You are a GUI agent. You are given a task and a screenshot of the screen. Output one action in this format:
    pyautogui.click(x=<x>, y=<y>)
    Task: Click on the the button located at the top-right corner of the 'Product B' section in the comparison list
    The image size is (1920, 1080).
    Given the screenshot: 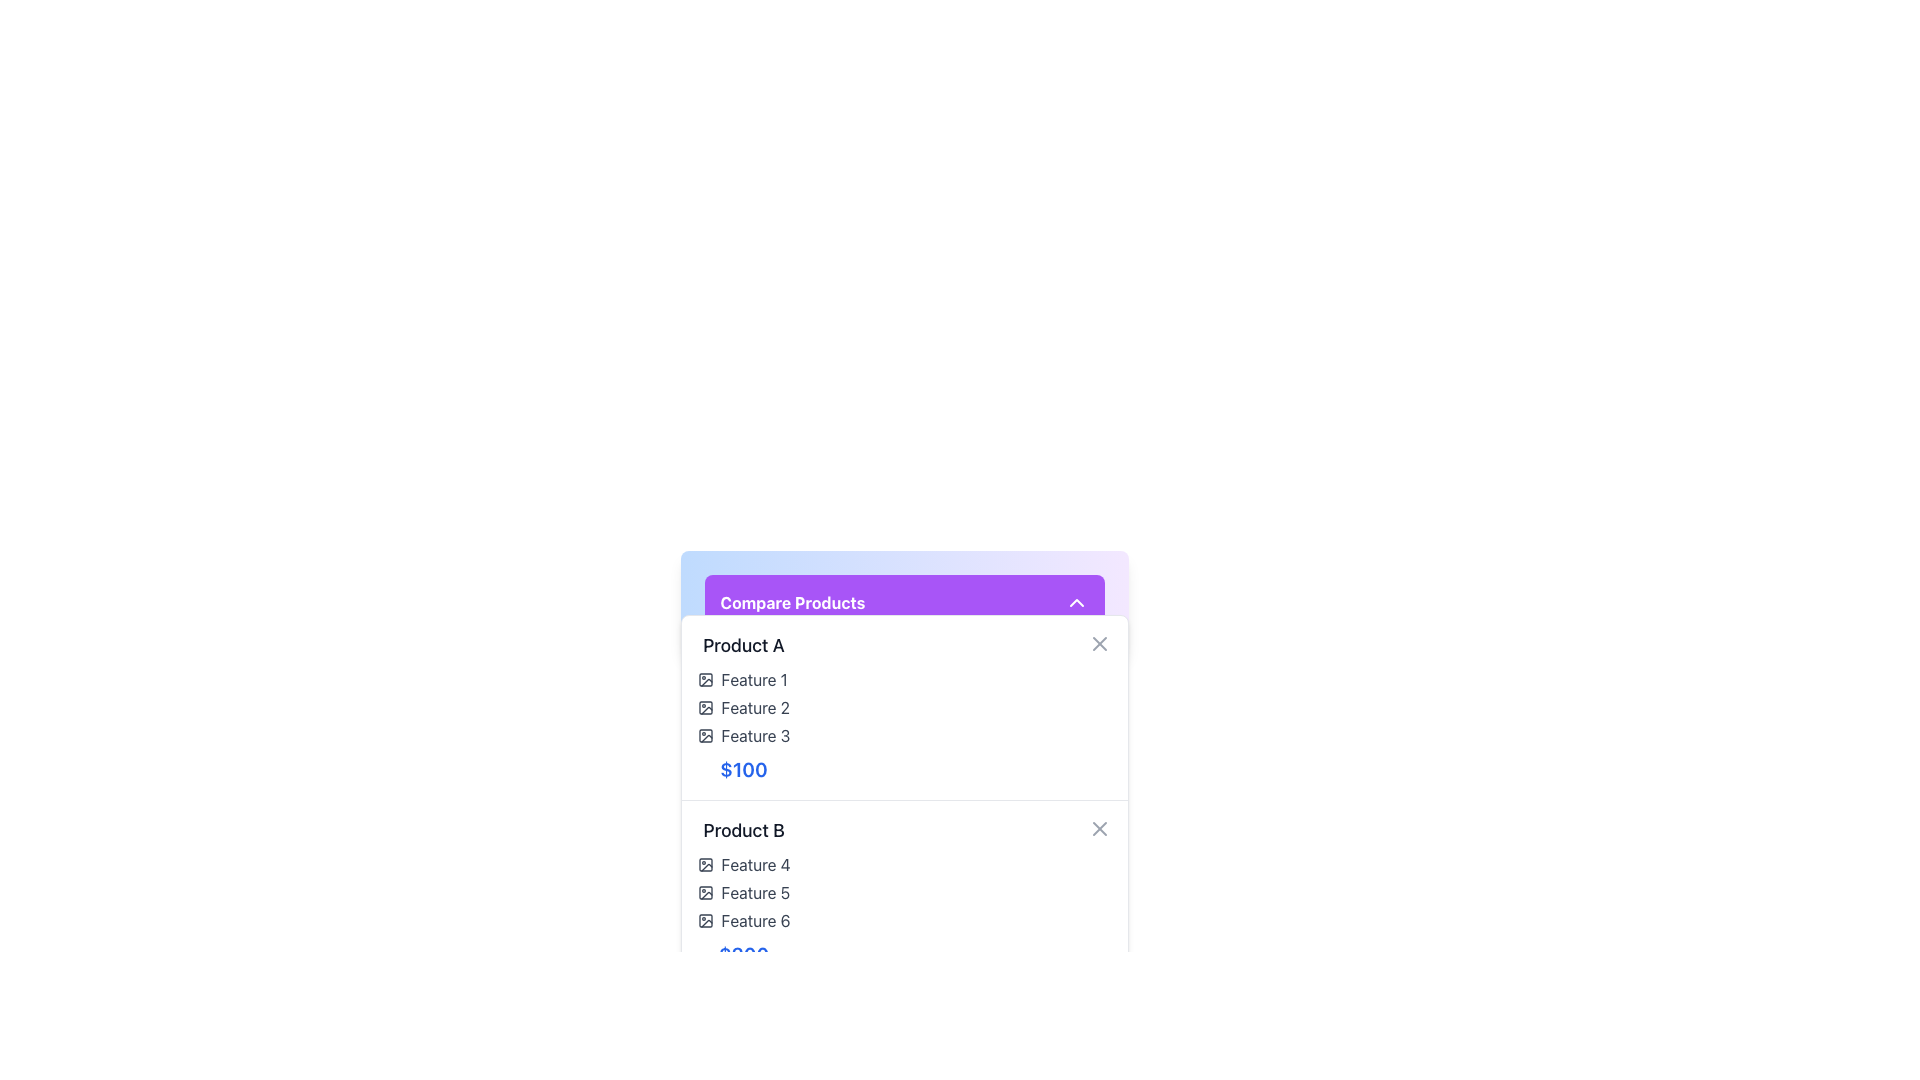 What is the action you would take?
    pyautogui.click(x=1098, y=829)
    